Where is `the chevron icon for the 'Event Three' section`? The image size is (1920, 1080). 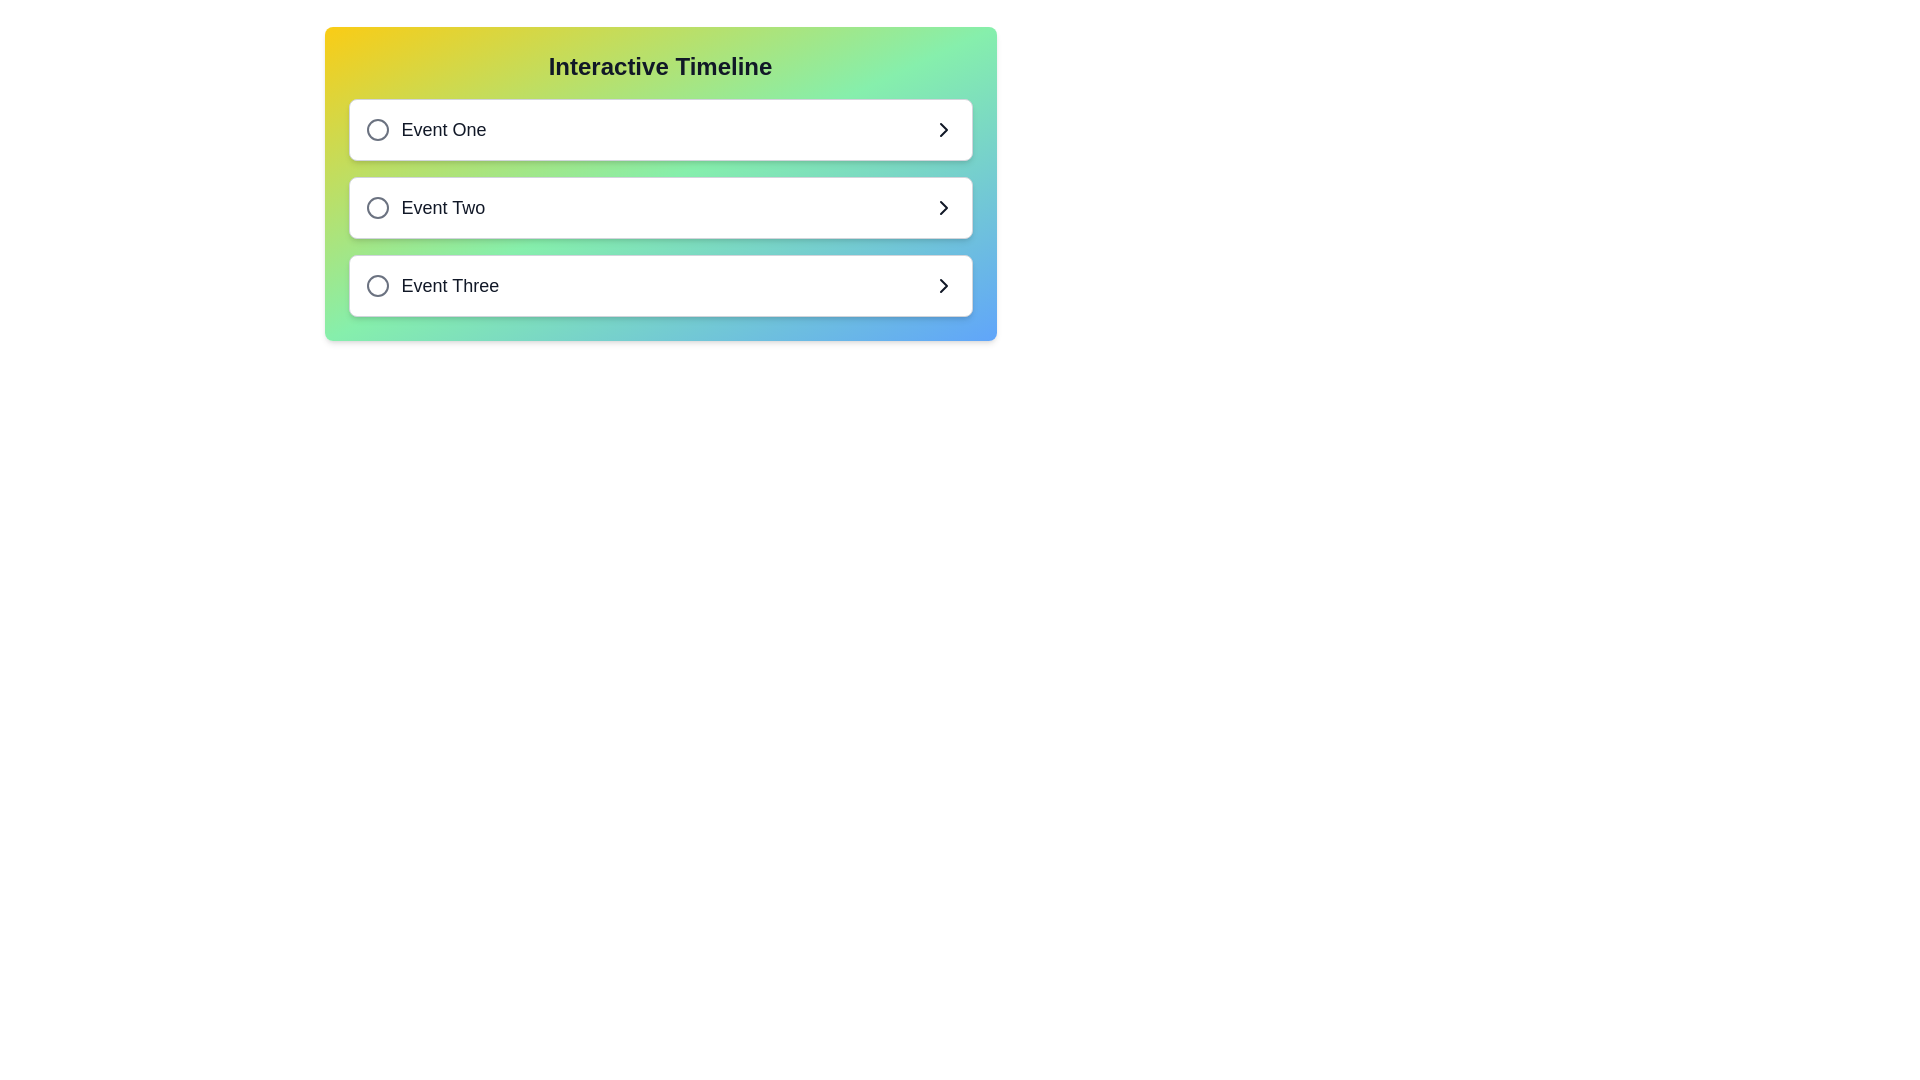 the chevron icon for the 'Event Three' section is located at coordinates (942, 285).